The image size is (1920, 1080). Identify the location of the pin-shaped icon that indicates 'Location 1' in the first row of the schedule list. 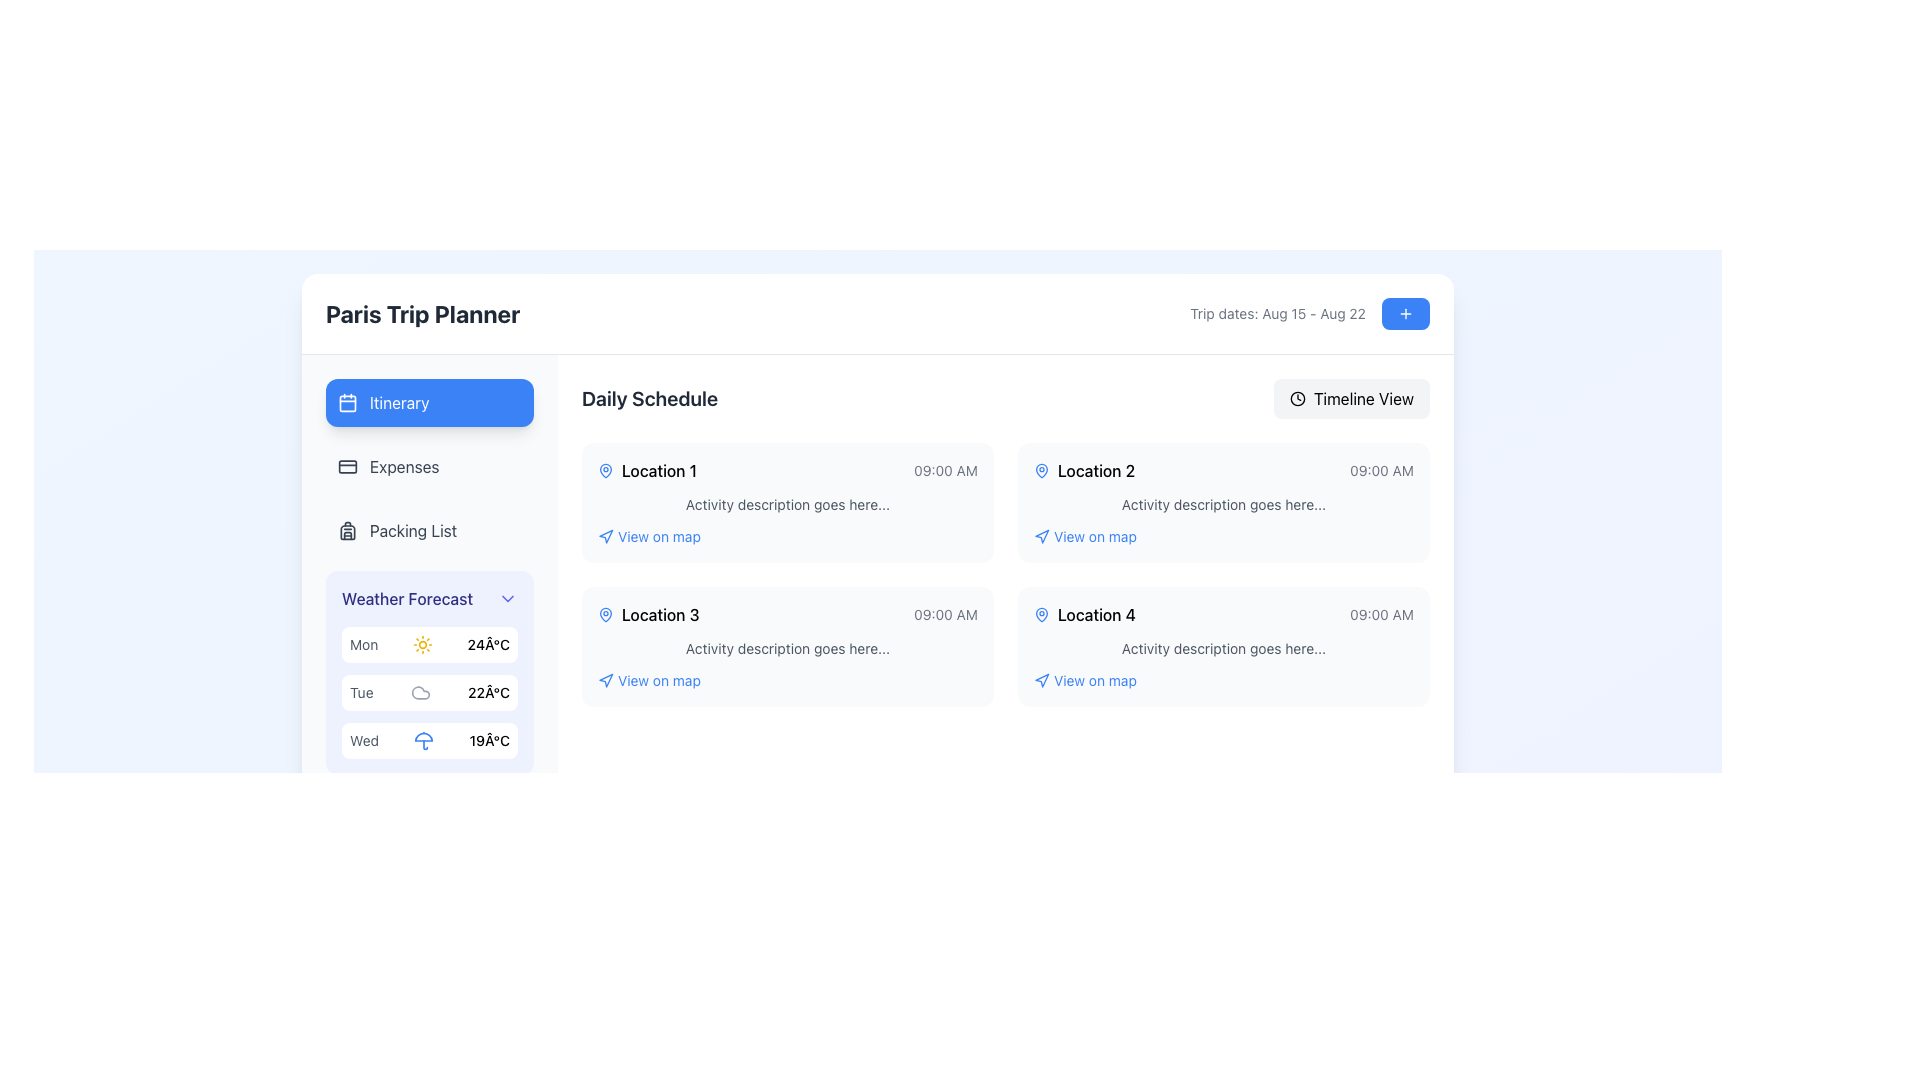
(604, 470).